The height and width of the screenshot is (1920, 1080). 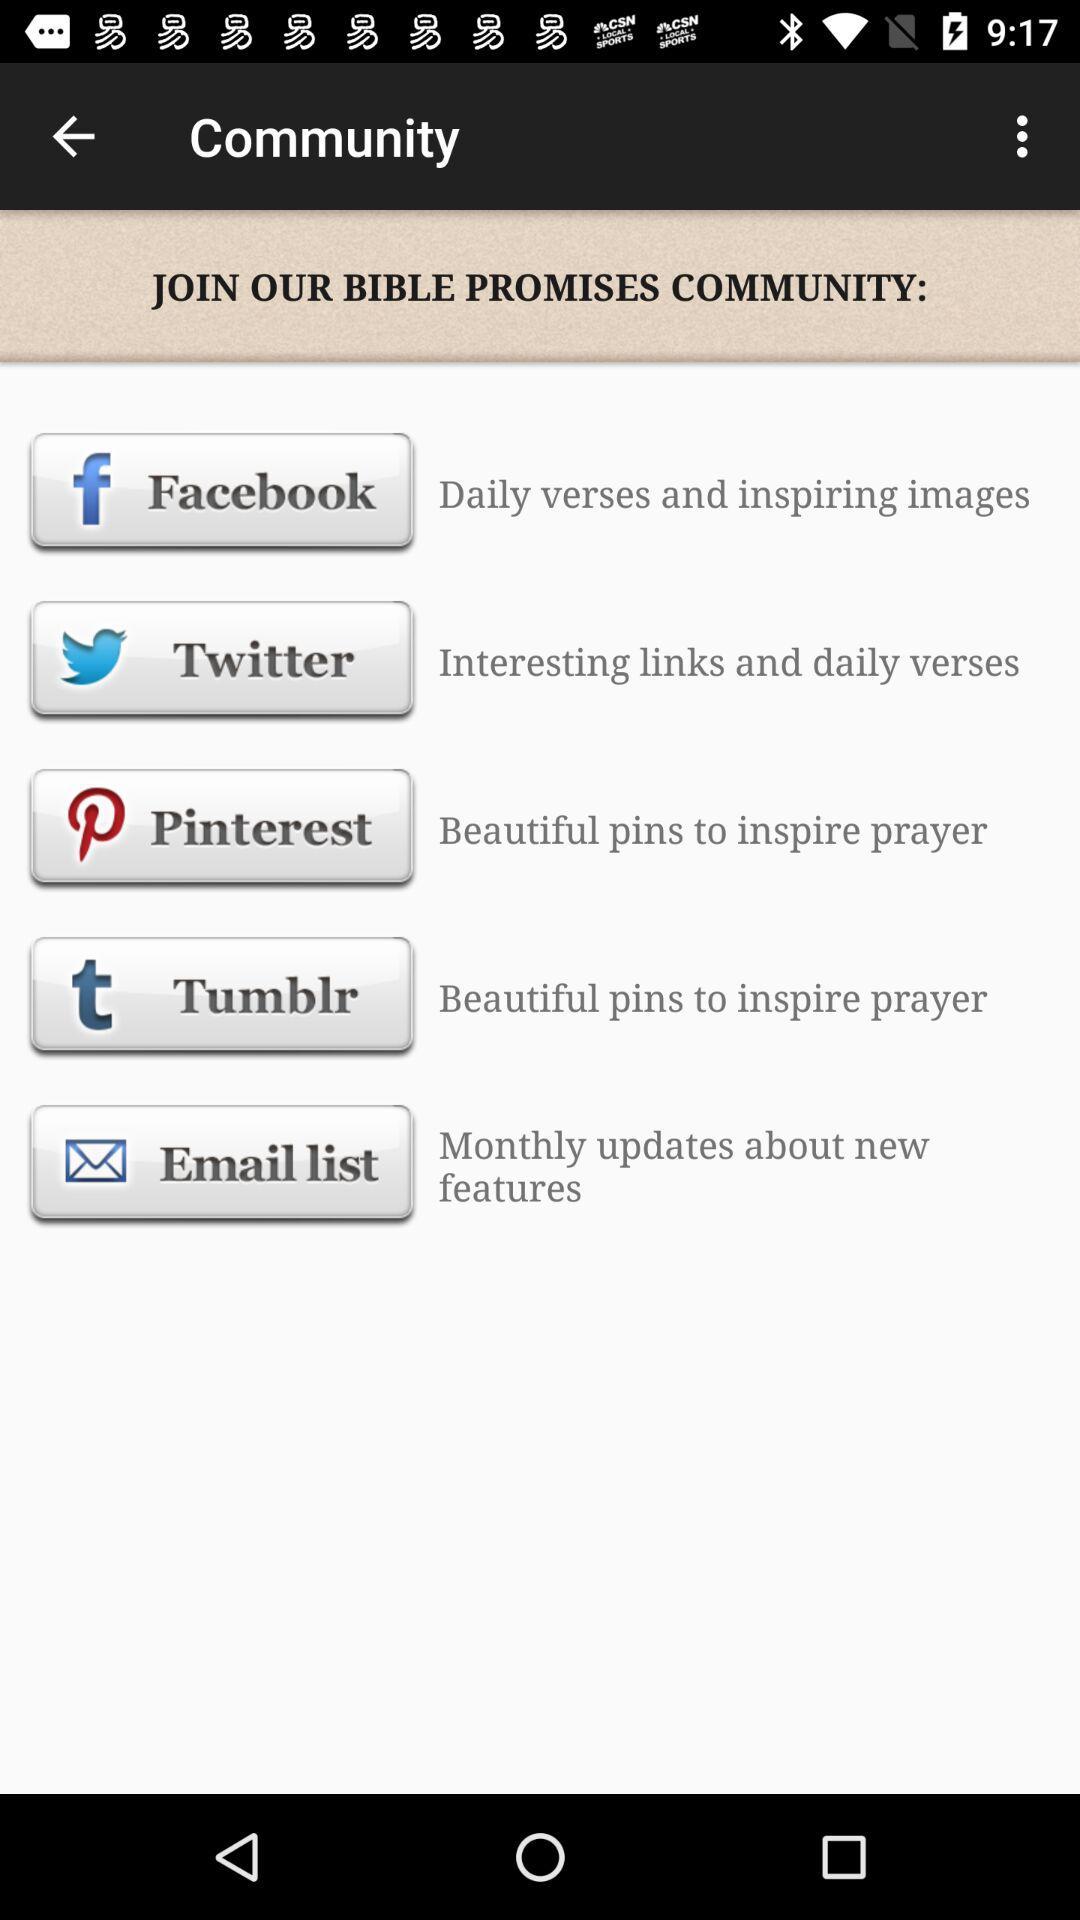 What do you see at coordinates (1027, 135) in the screenshot?
I see `item next to the community` at bounding box center [1027, 135].